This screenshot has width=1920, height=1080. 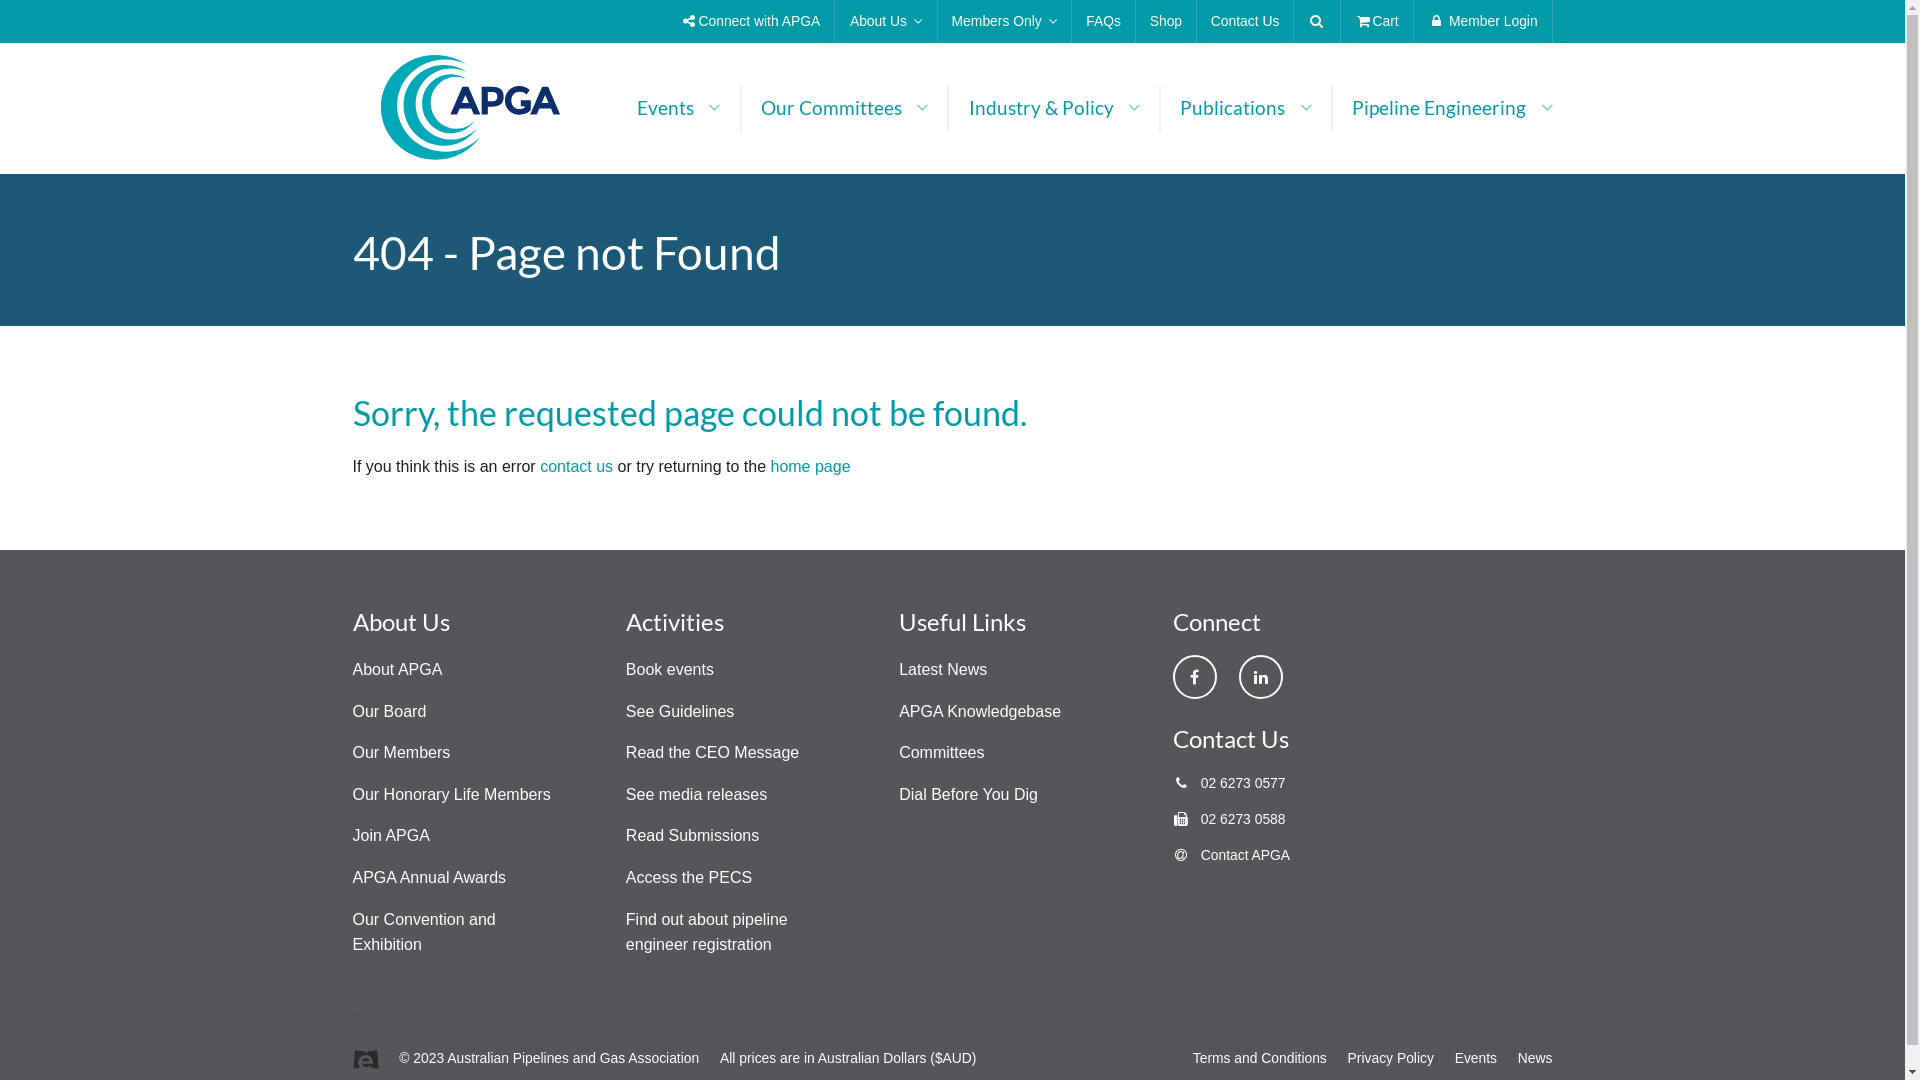 What do you see at coordinates (1245, 108) in the screenshot?
I see `'Publications'` at bounding box center [1245, 108].